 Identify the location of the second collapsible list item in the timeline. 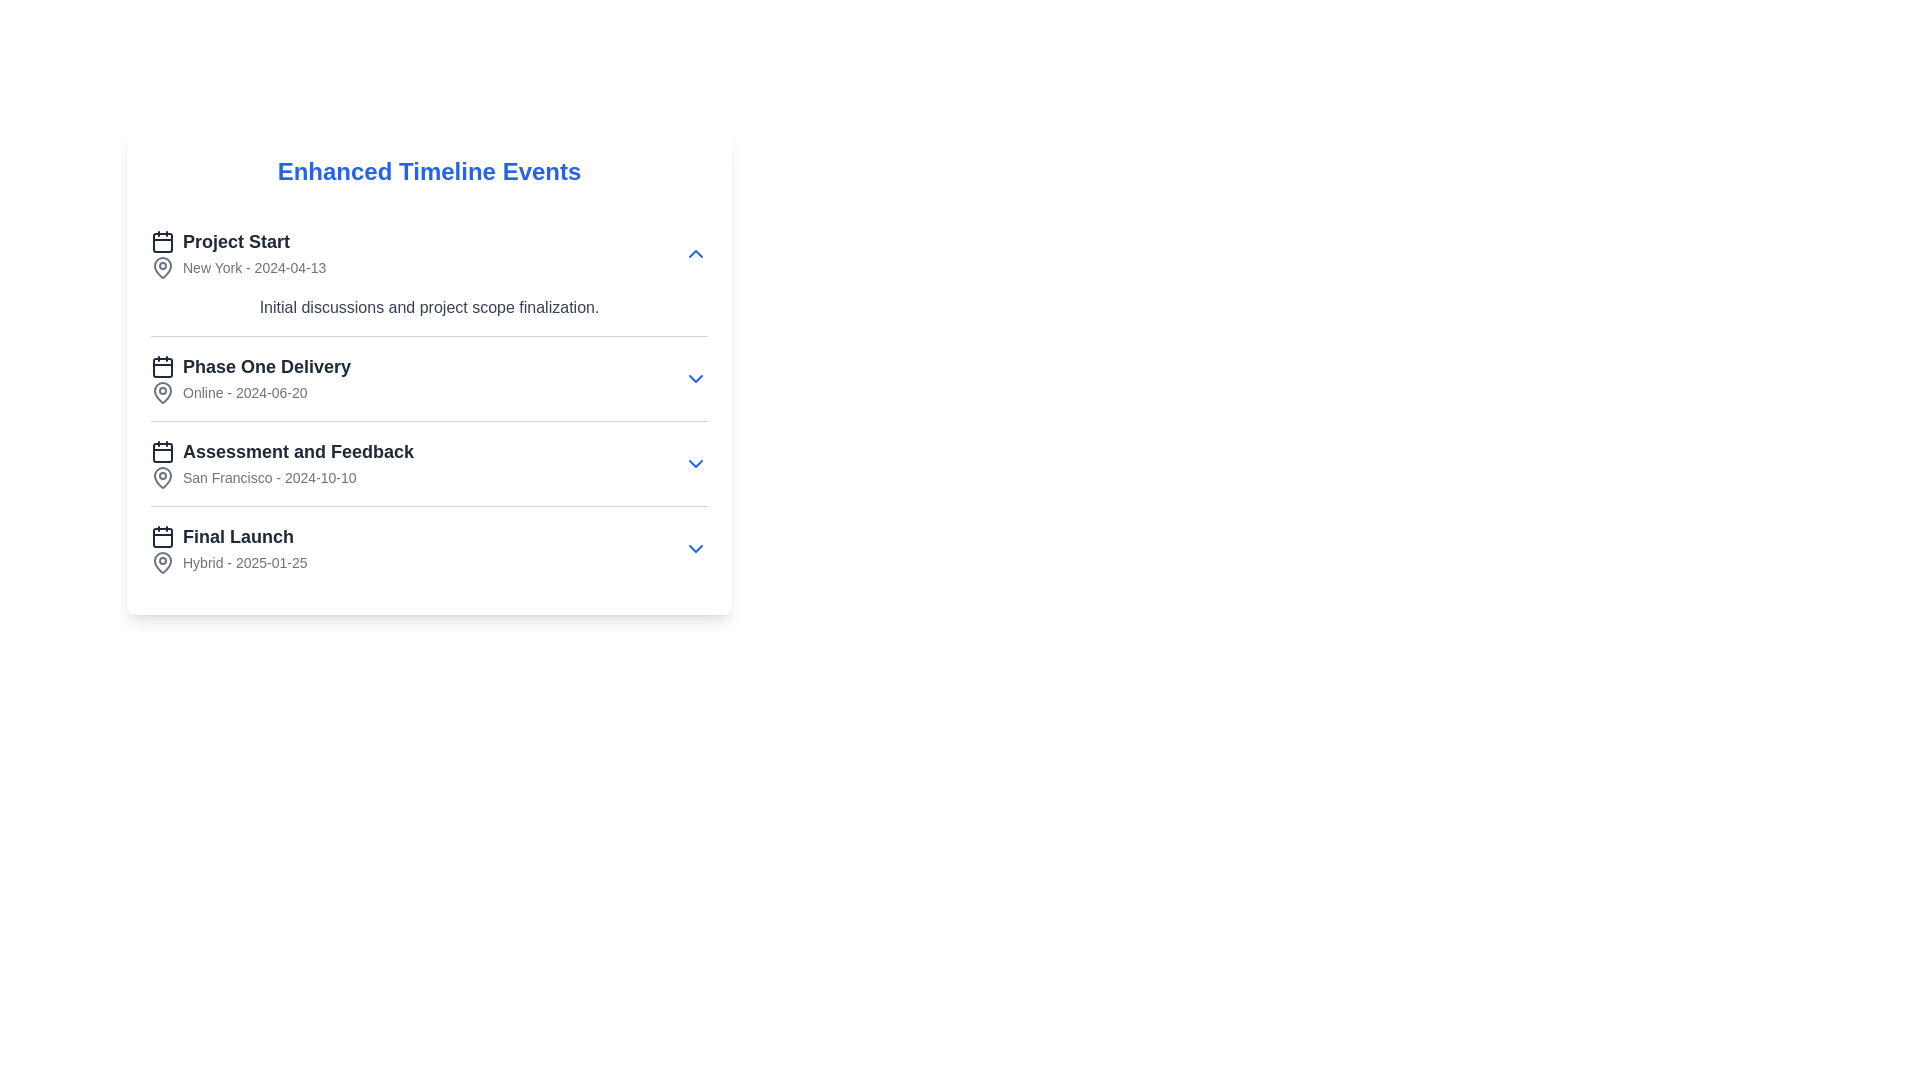
(428, 378).